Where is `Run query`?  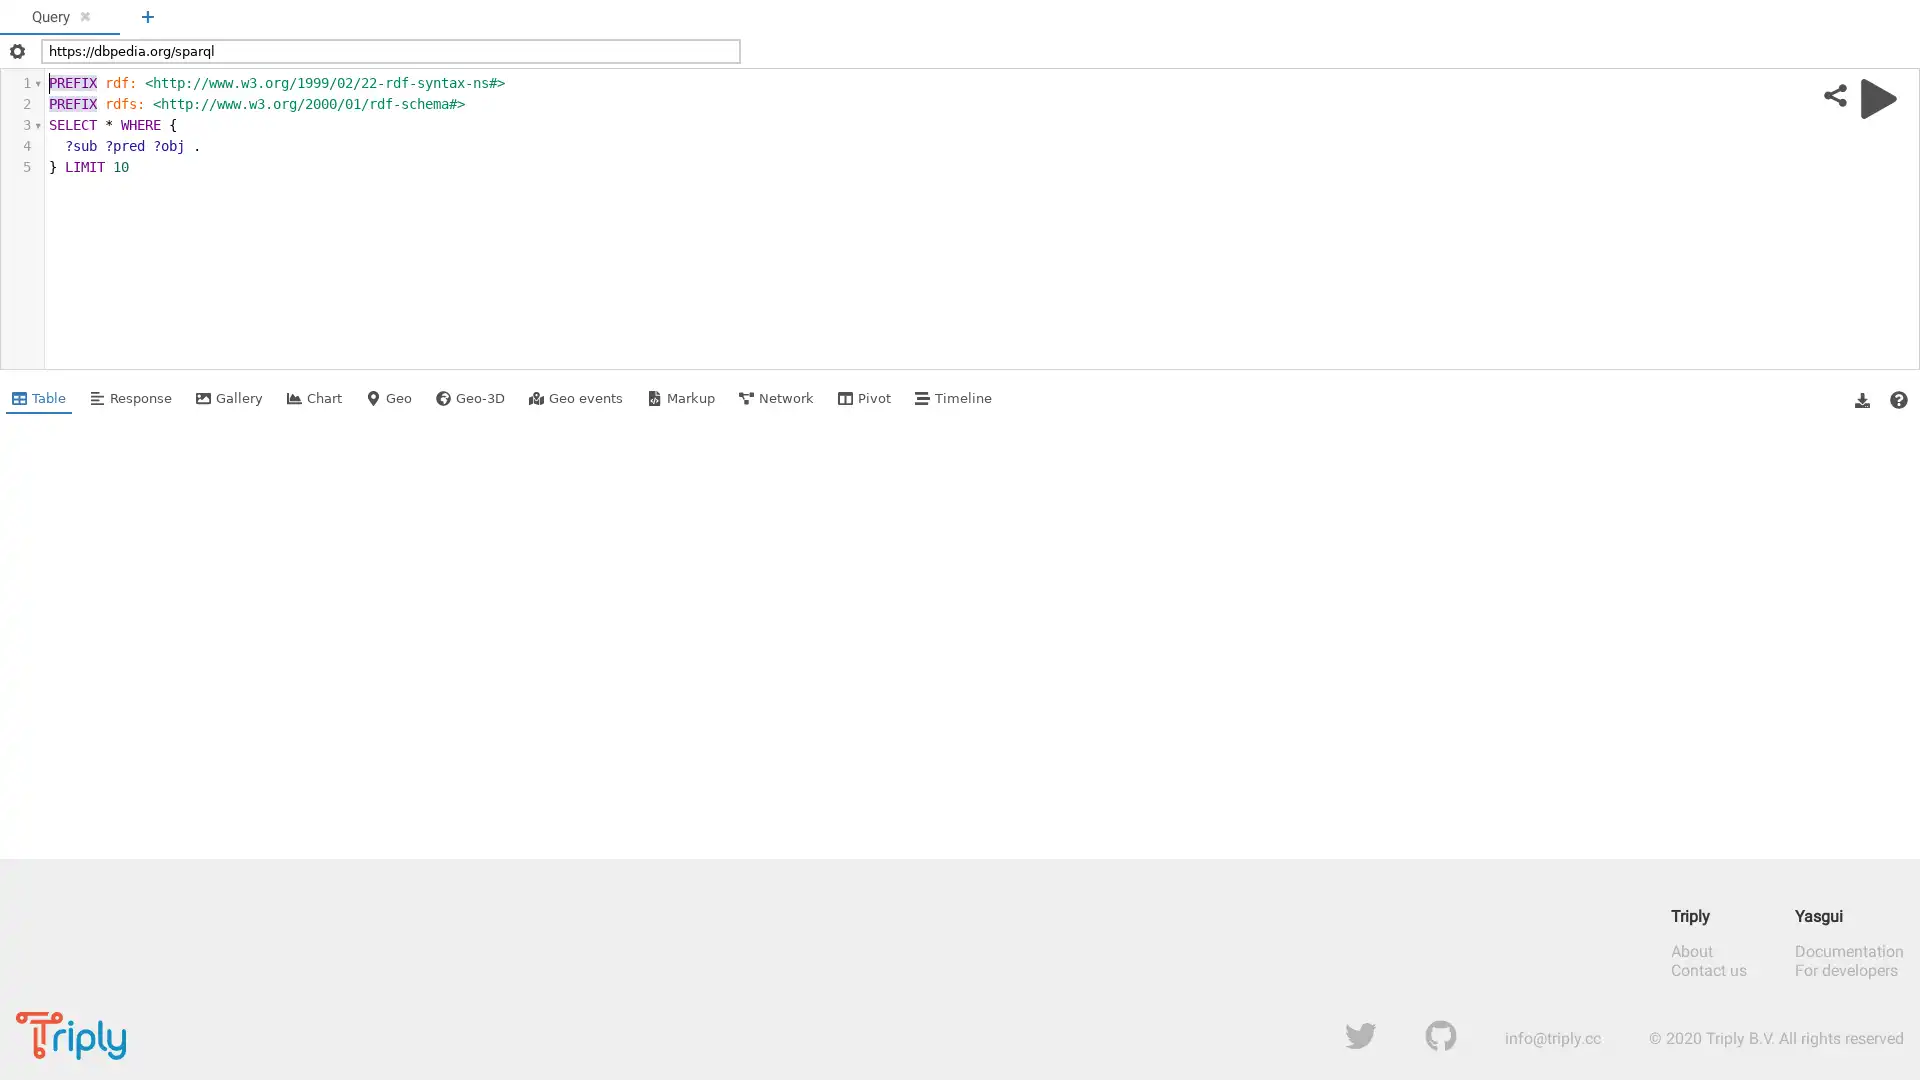 Run query is located at coordinates (1877, 99).